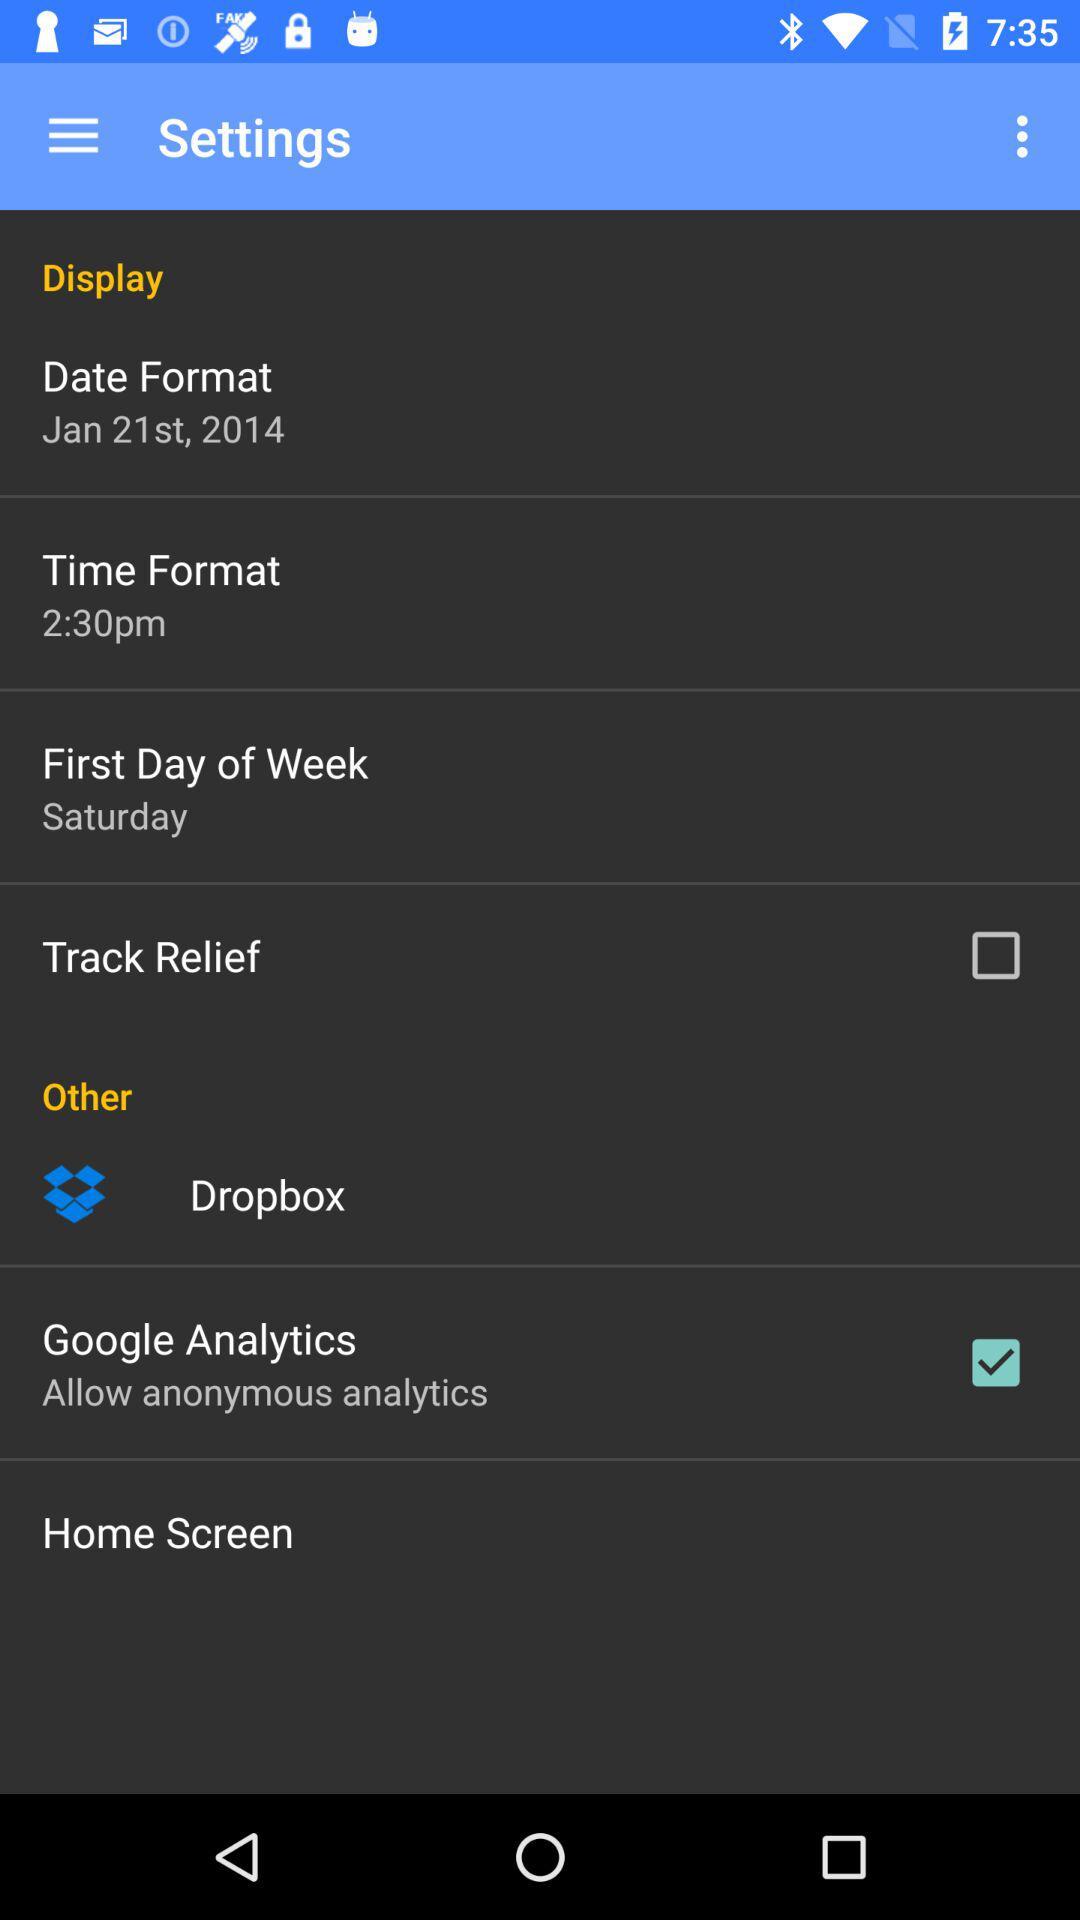 The width and height of the screenshot is (1080, 1920). I want to click on date format item, so click(156, 374).